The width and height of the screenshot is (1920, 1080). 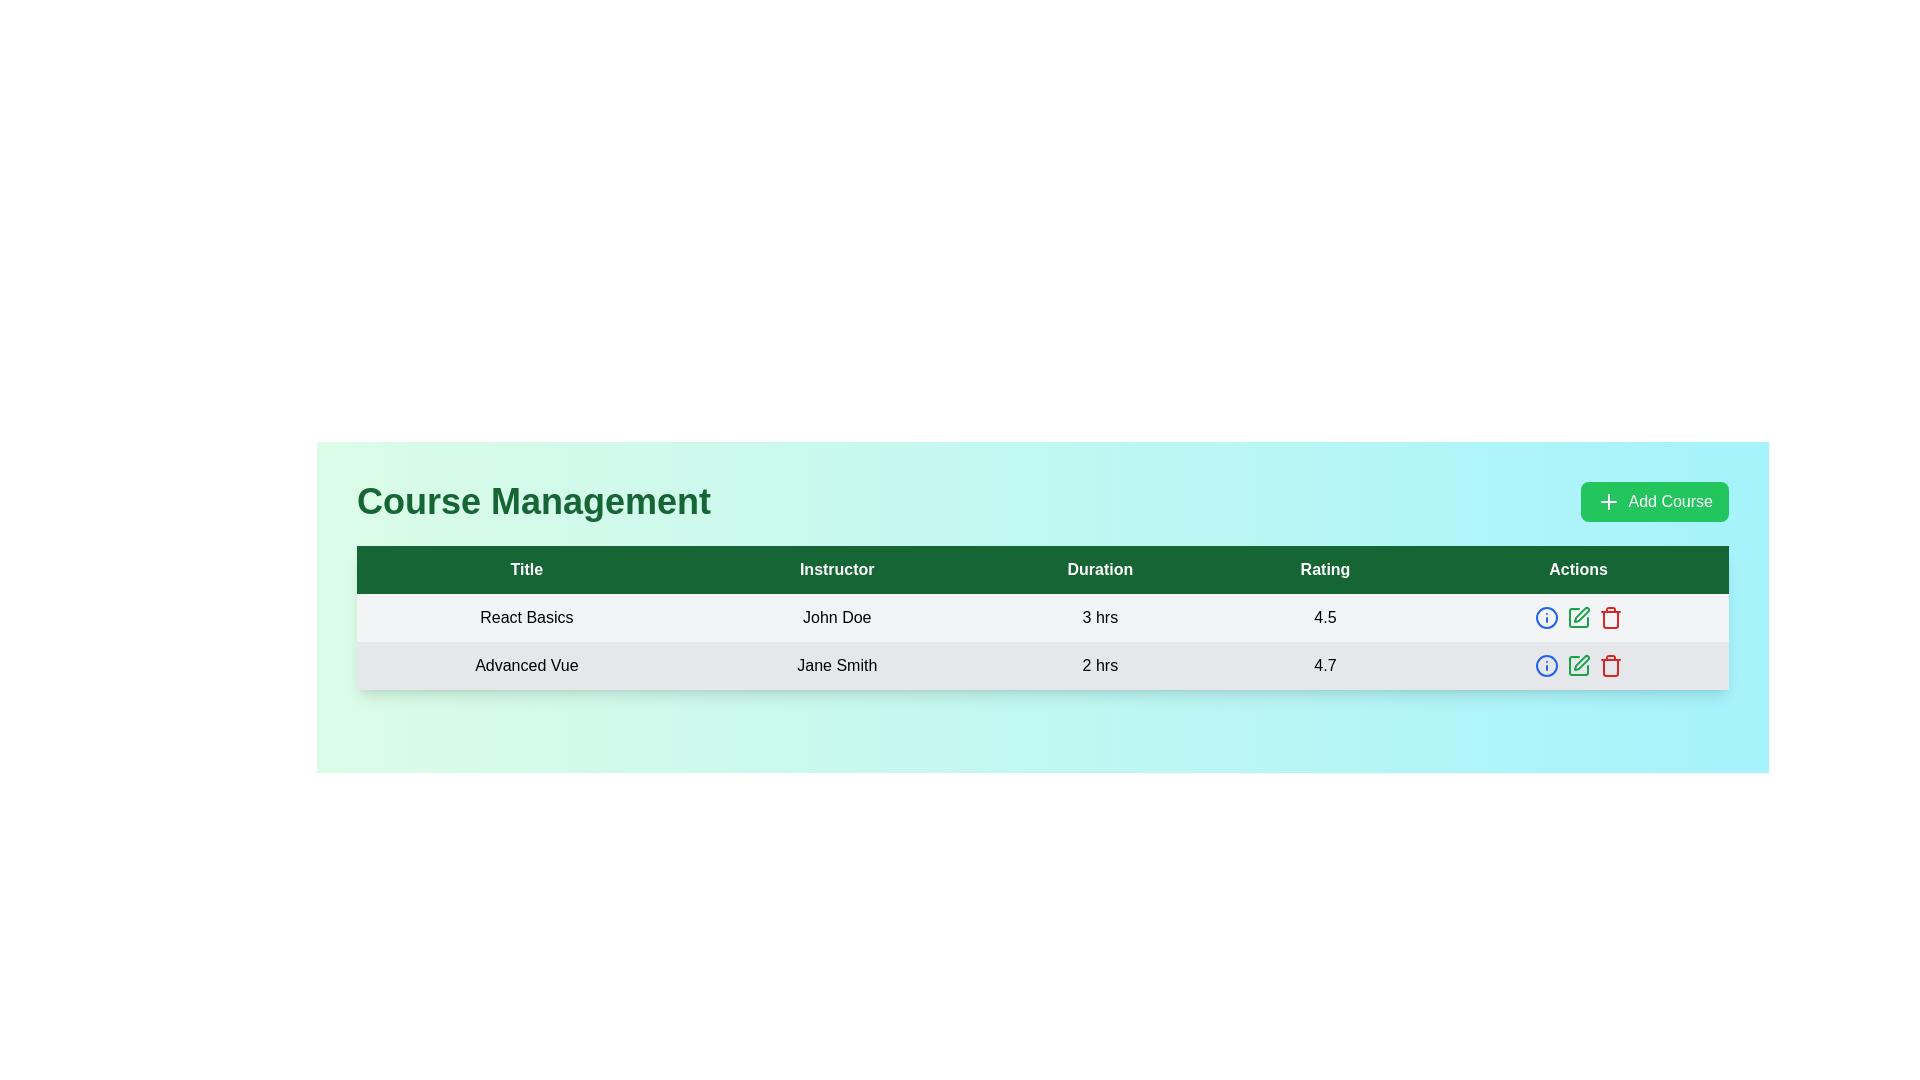 I want to click on the 'Add Course' button, which features a small SVG plus icon on its left, so click(x=1608, y=500).